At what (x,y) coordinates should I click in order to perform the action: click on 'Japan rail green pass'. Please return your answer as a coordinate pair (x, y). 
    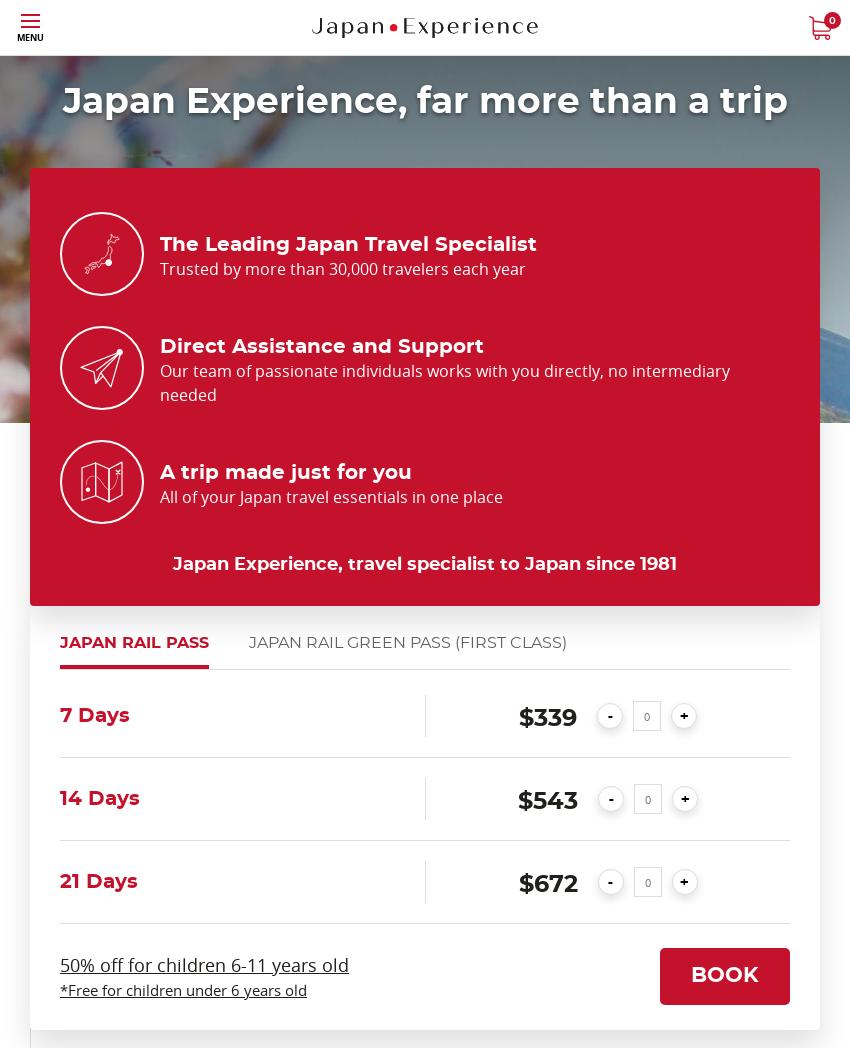
    Looking at the image, I should click on (350, 641).